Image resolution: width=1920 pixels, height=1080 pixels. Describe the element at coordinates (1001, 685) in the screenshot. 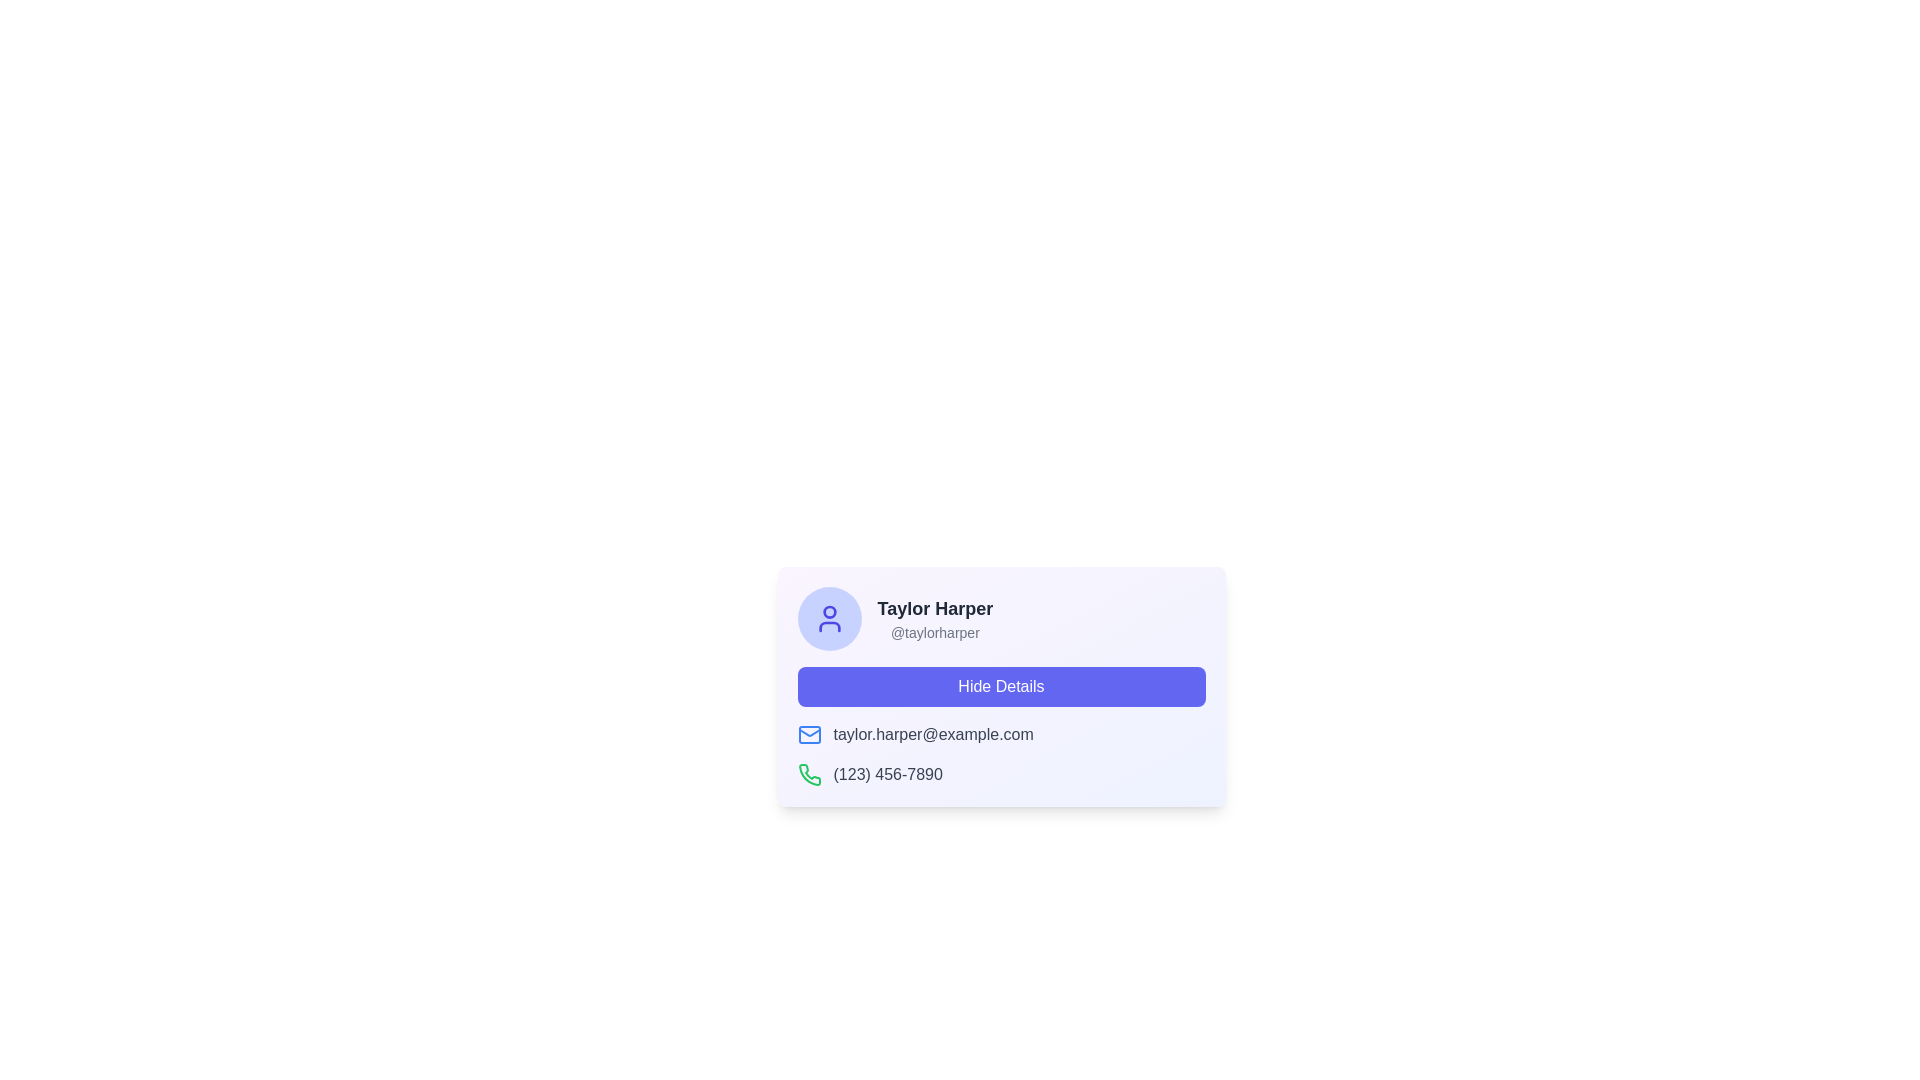

I see `the 'Hide Details' button, which is a rectangular button with rounded corners and an indigo gradient color` at that location.